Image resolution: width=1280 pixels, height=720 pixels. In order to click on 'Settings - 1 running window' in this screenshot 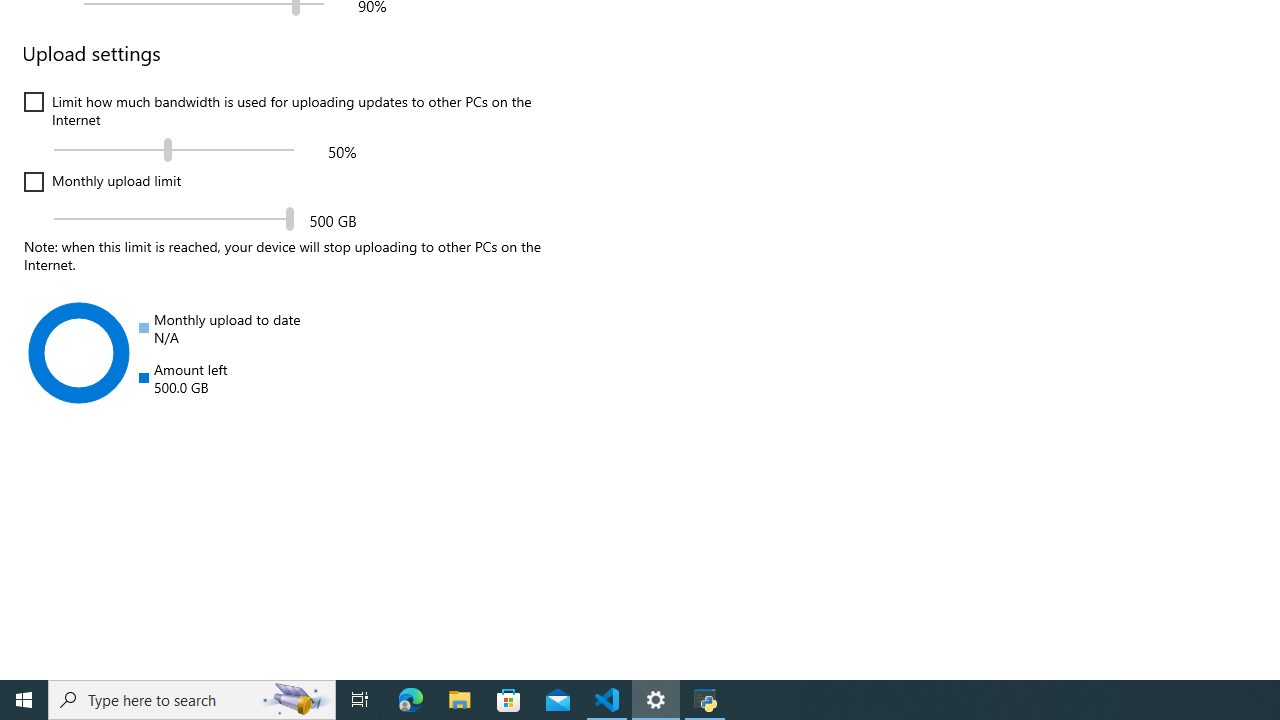, I will do `click(656, 698)`.